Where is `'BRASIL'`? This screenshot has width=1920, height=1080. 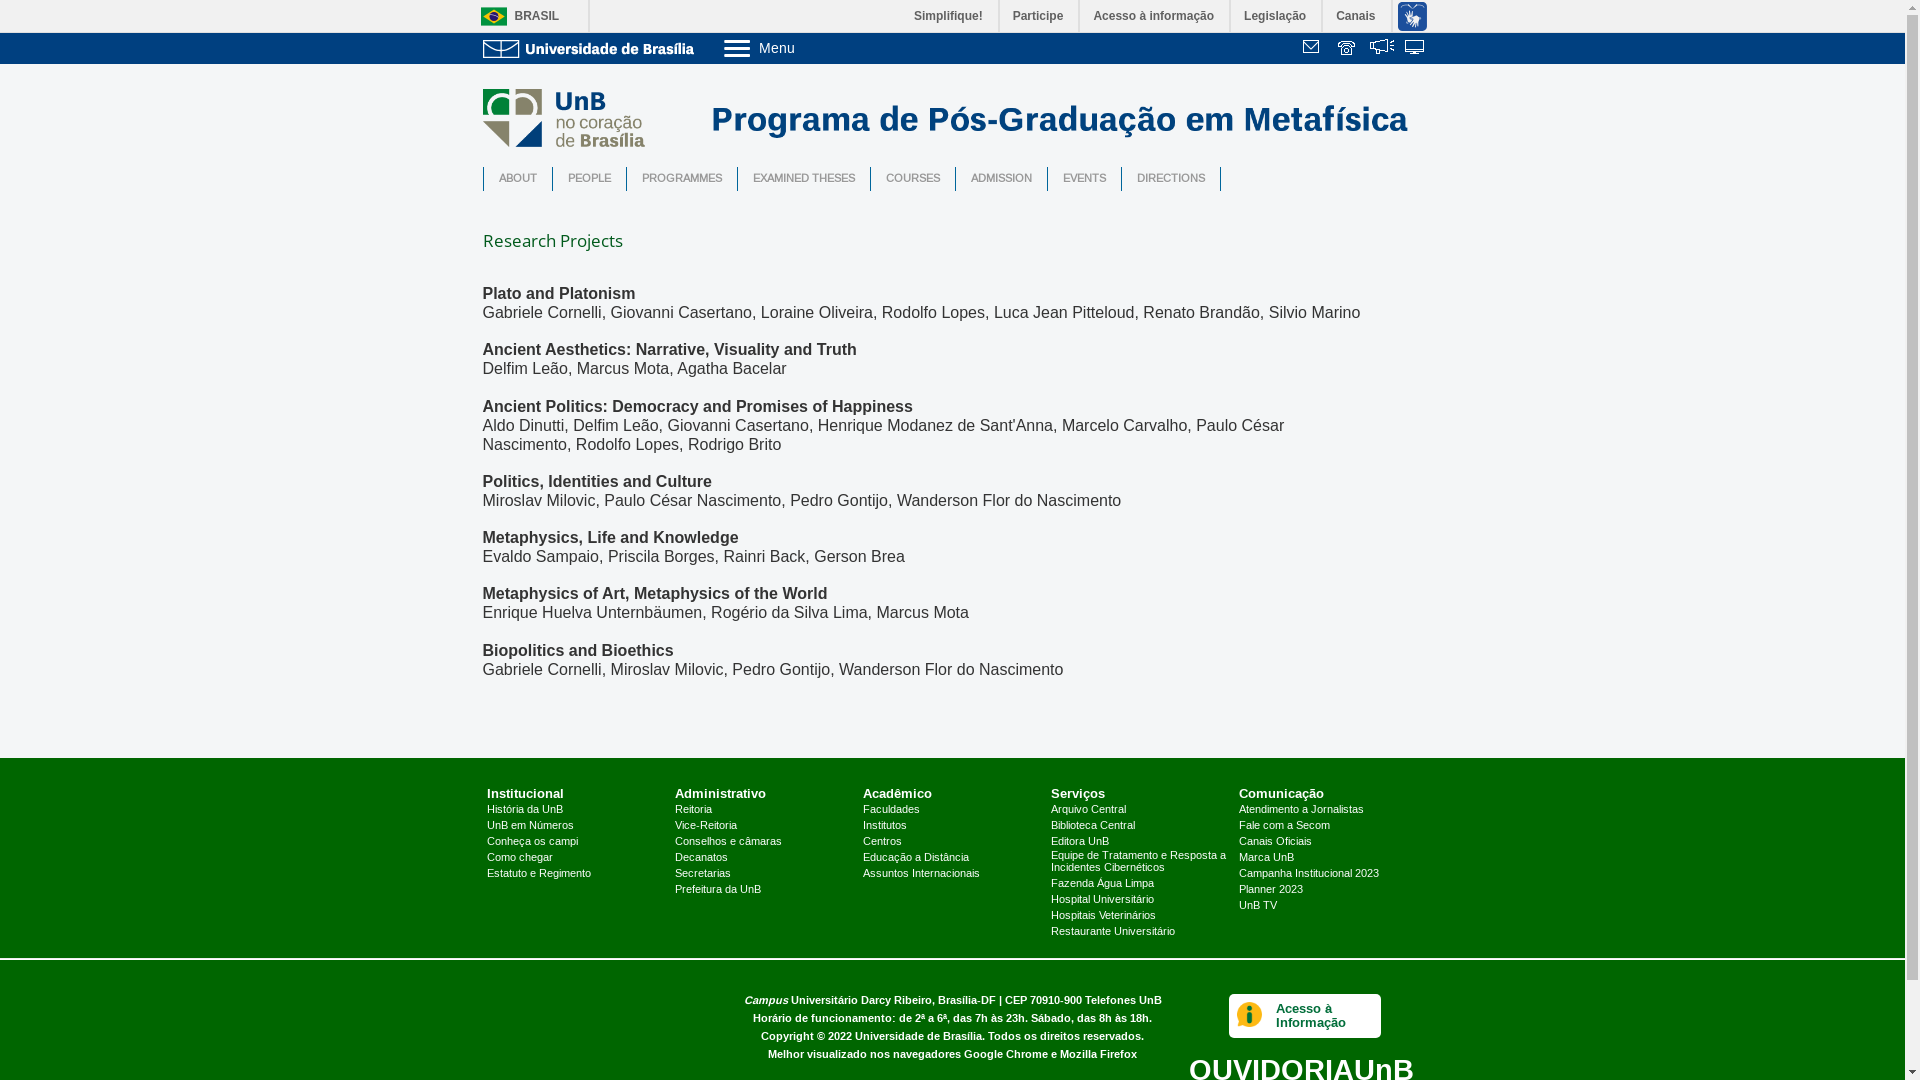
'BRASIL' is located at coordinates (514, 16).